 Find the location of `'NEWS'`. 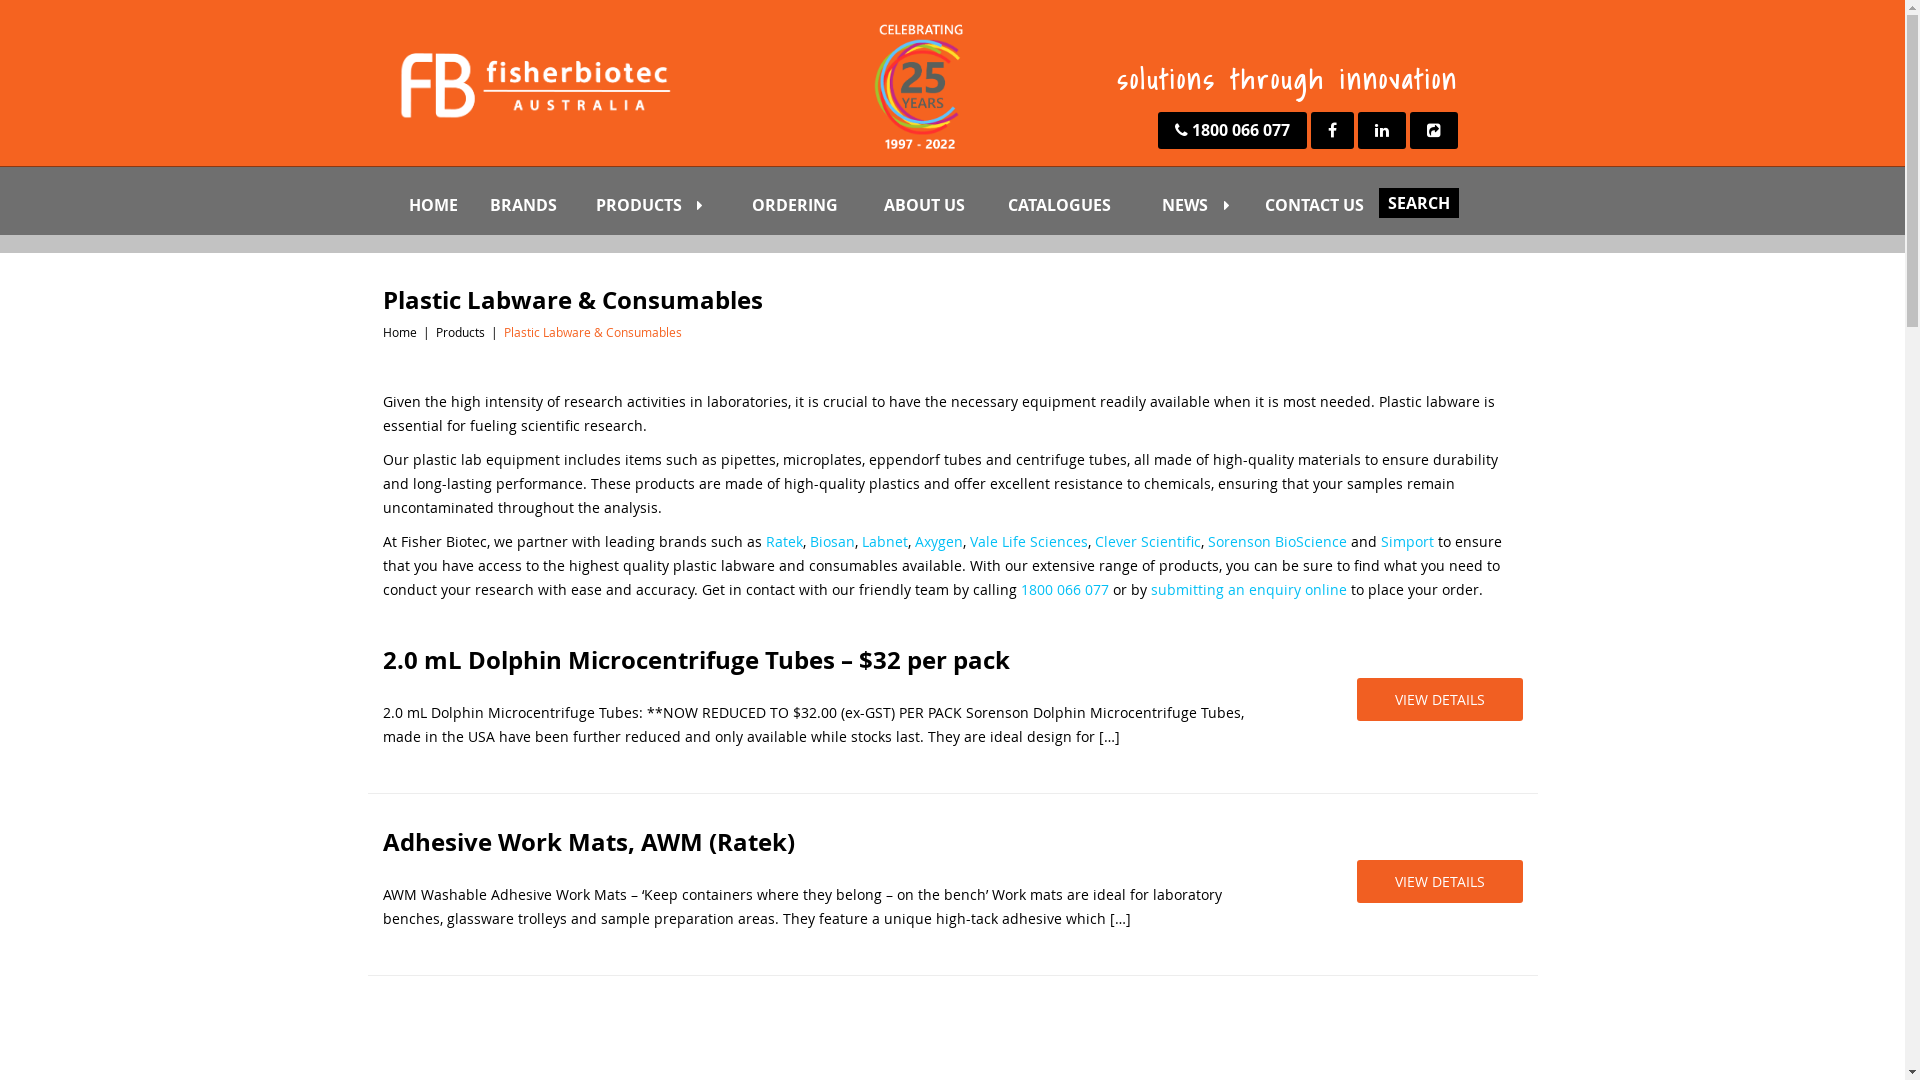

'NEWS' is located at coordinates (1206, 204).